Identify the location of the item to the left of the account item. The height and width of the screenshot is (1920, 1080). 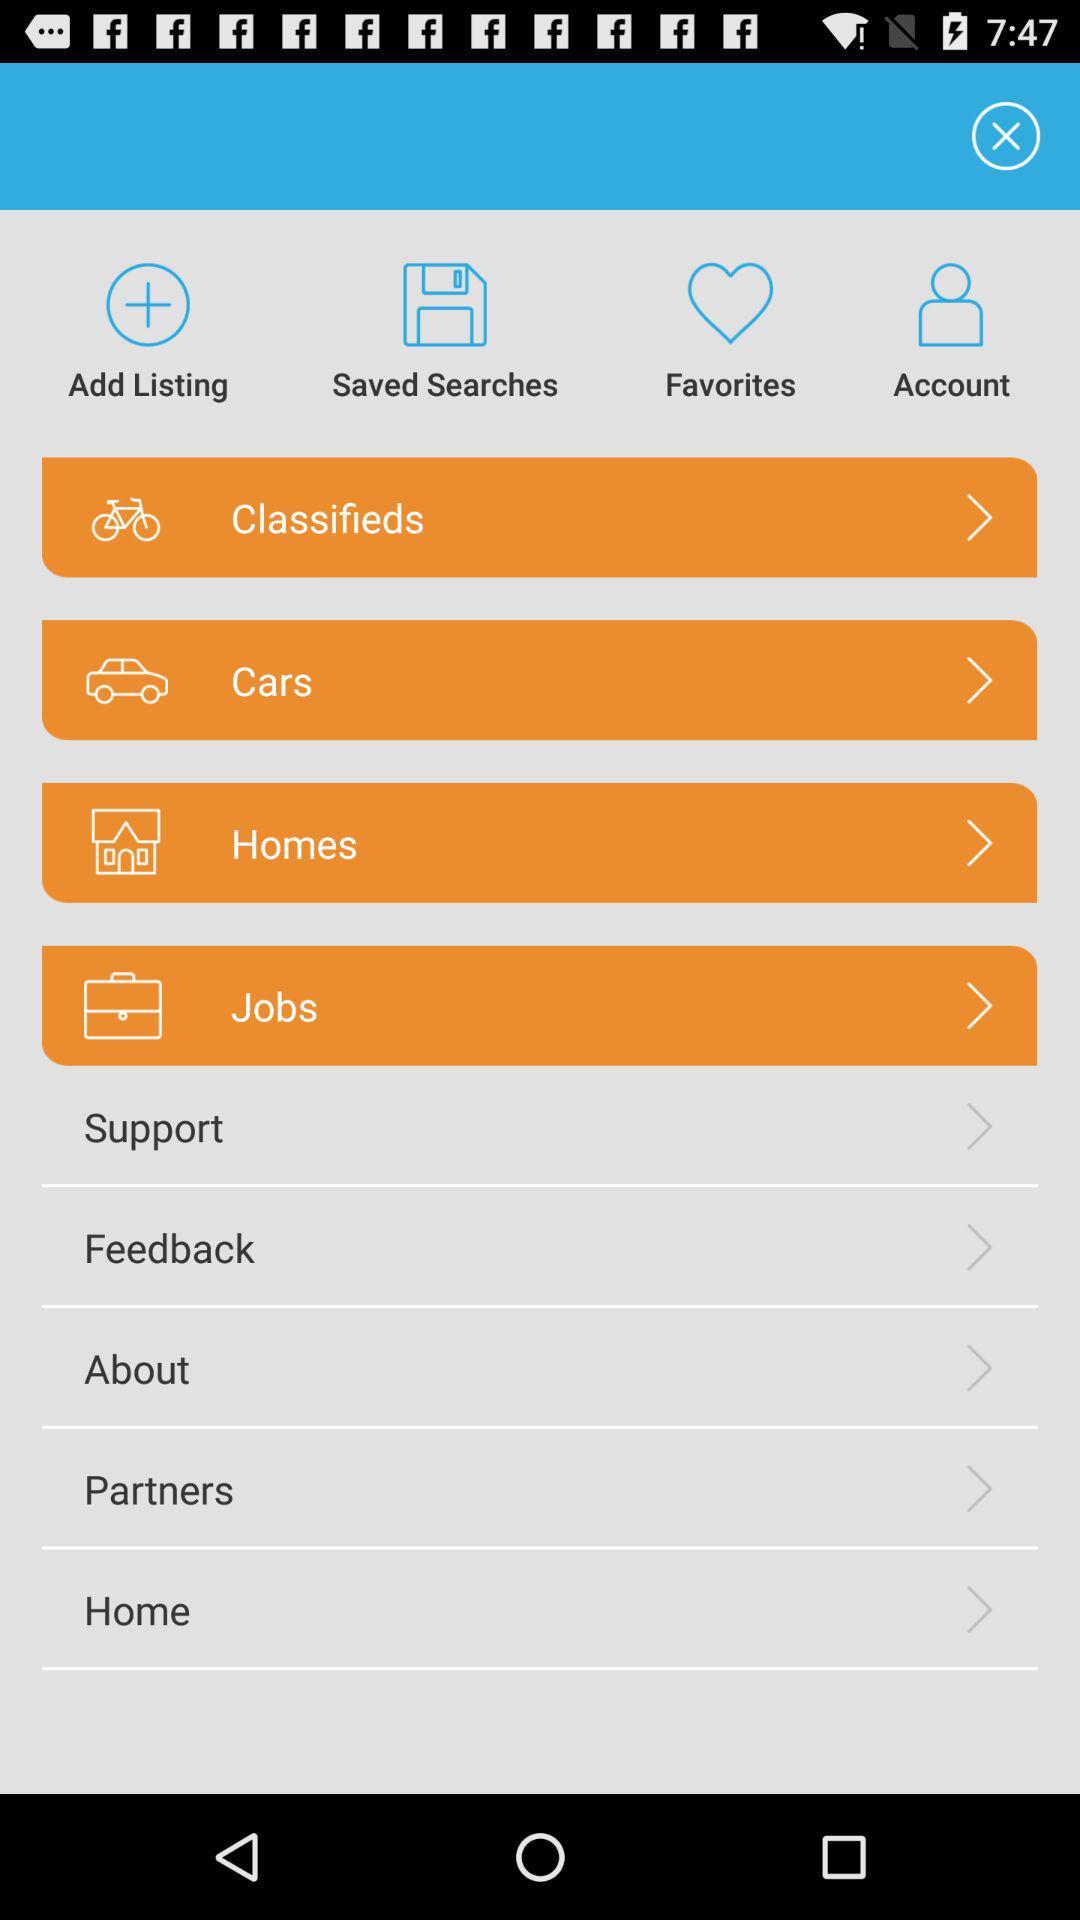
(730, 333).